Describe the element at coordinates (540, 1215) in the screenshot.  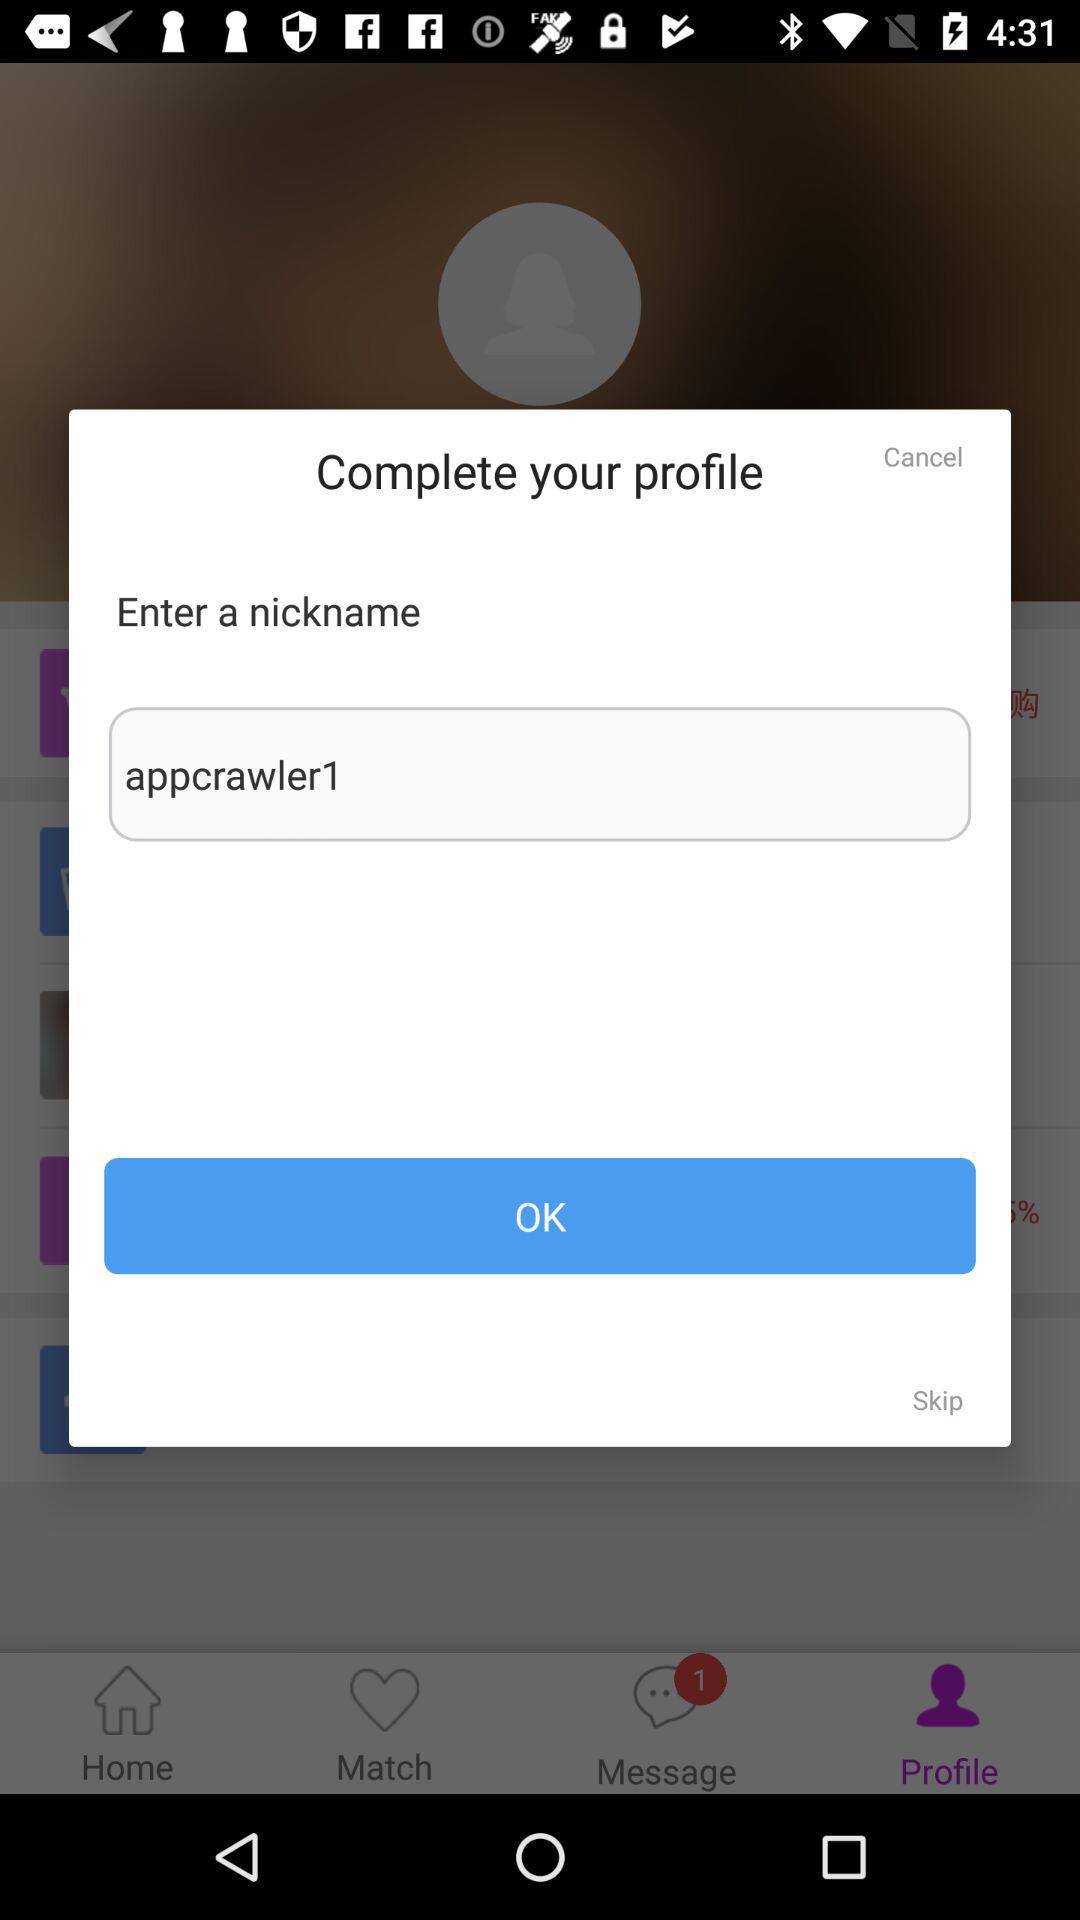
I see `icon above skip` at that location.